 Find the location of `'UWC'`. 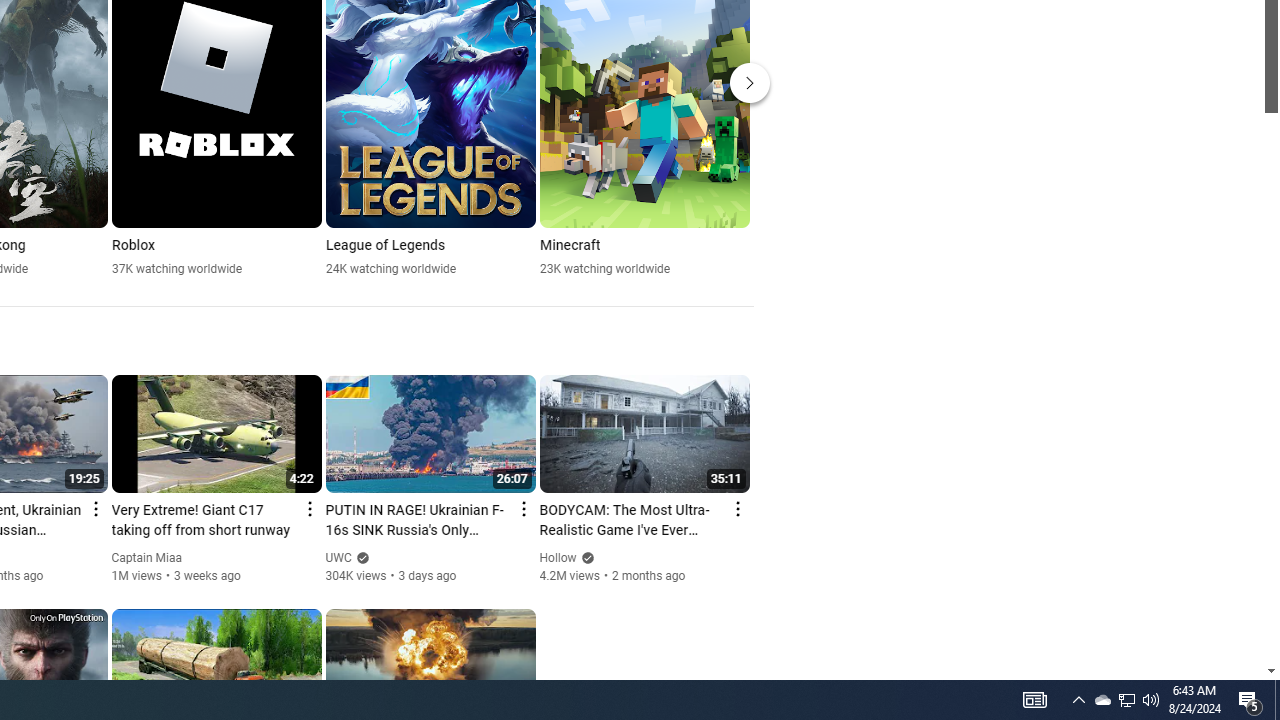

'UWC' is located at coordinates (339, 558).